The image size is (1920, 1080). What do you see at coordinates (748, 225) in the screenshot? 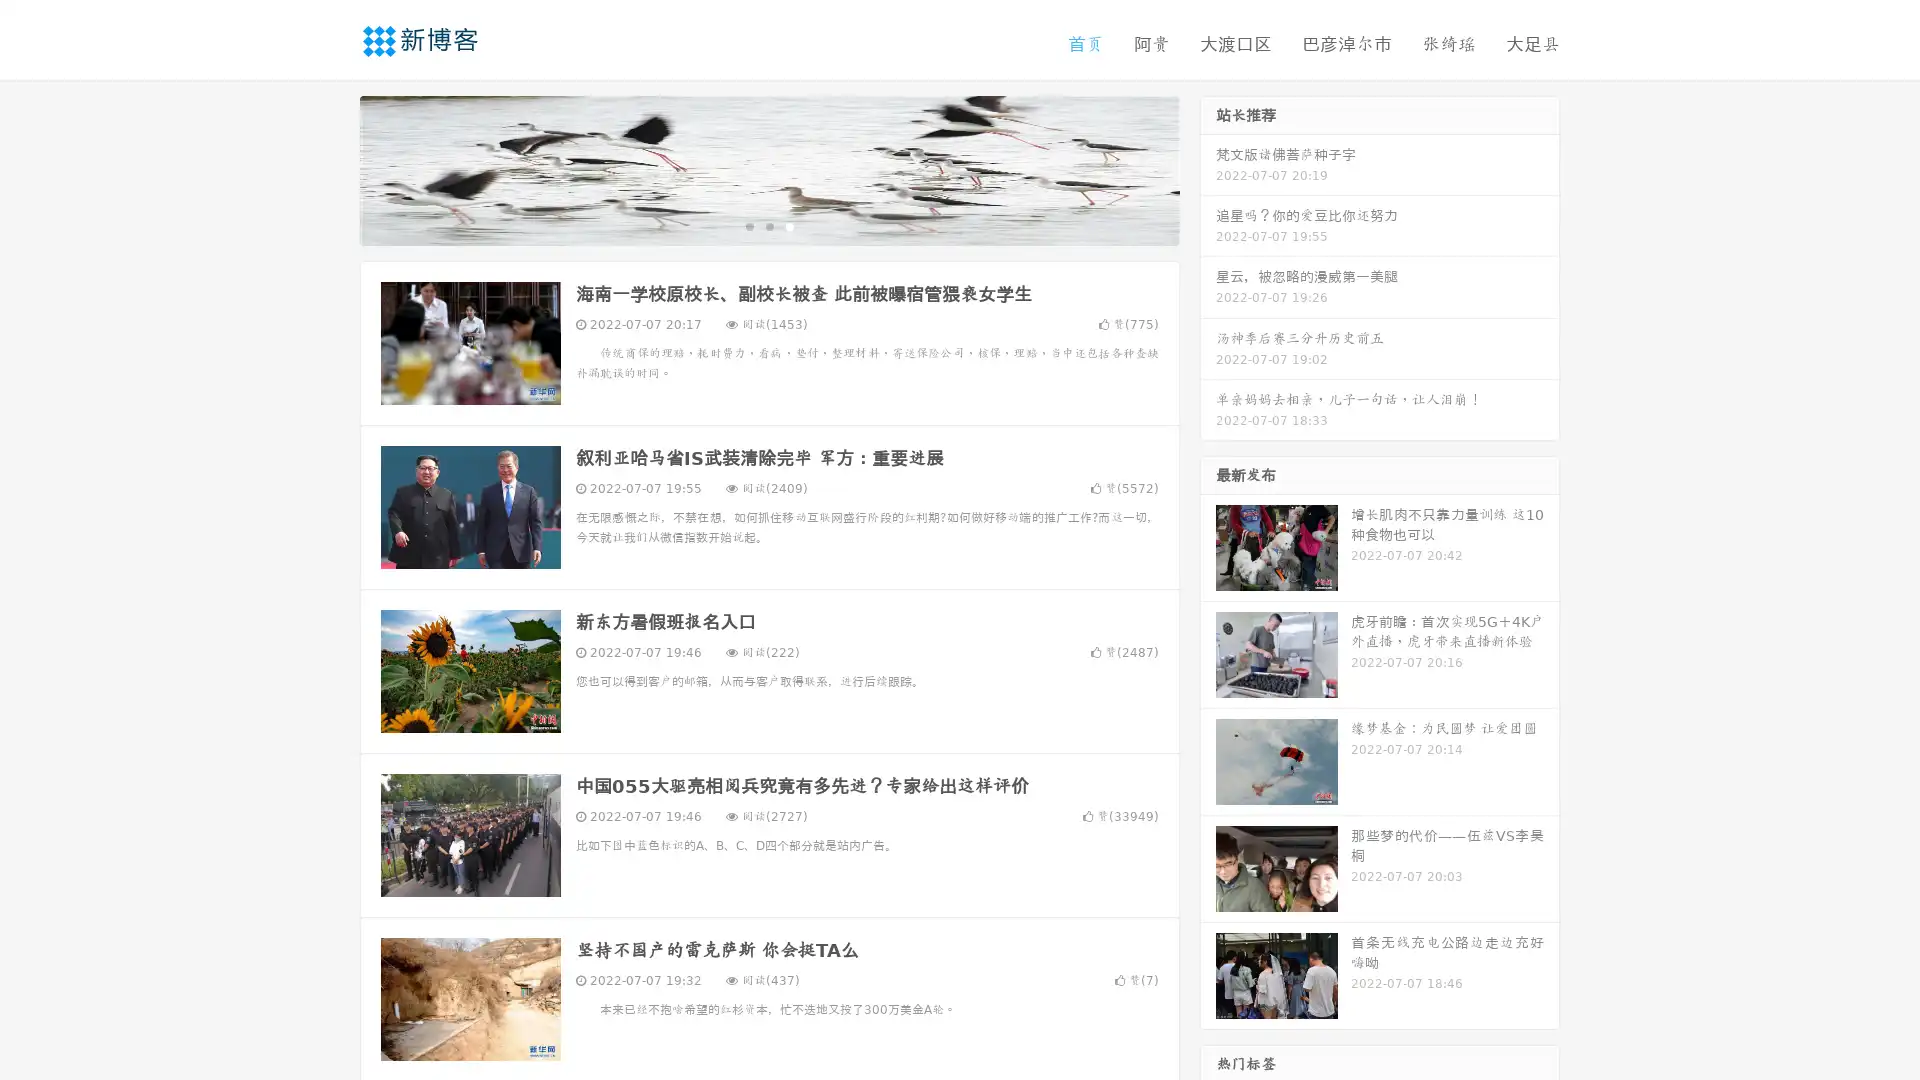
I see `Go to slide 1` at bounding box center [748, 225].